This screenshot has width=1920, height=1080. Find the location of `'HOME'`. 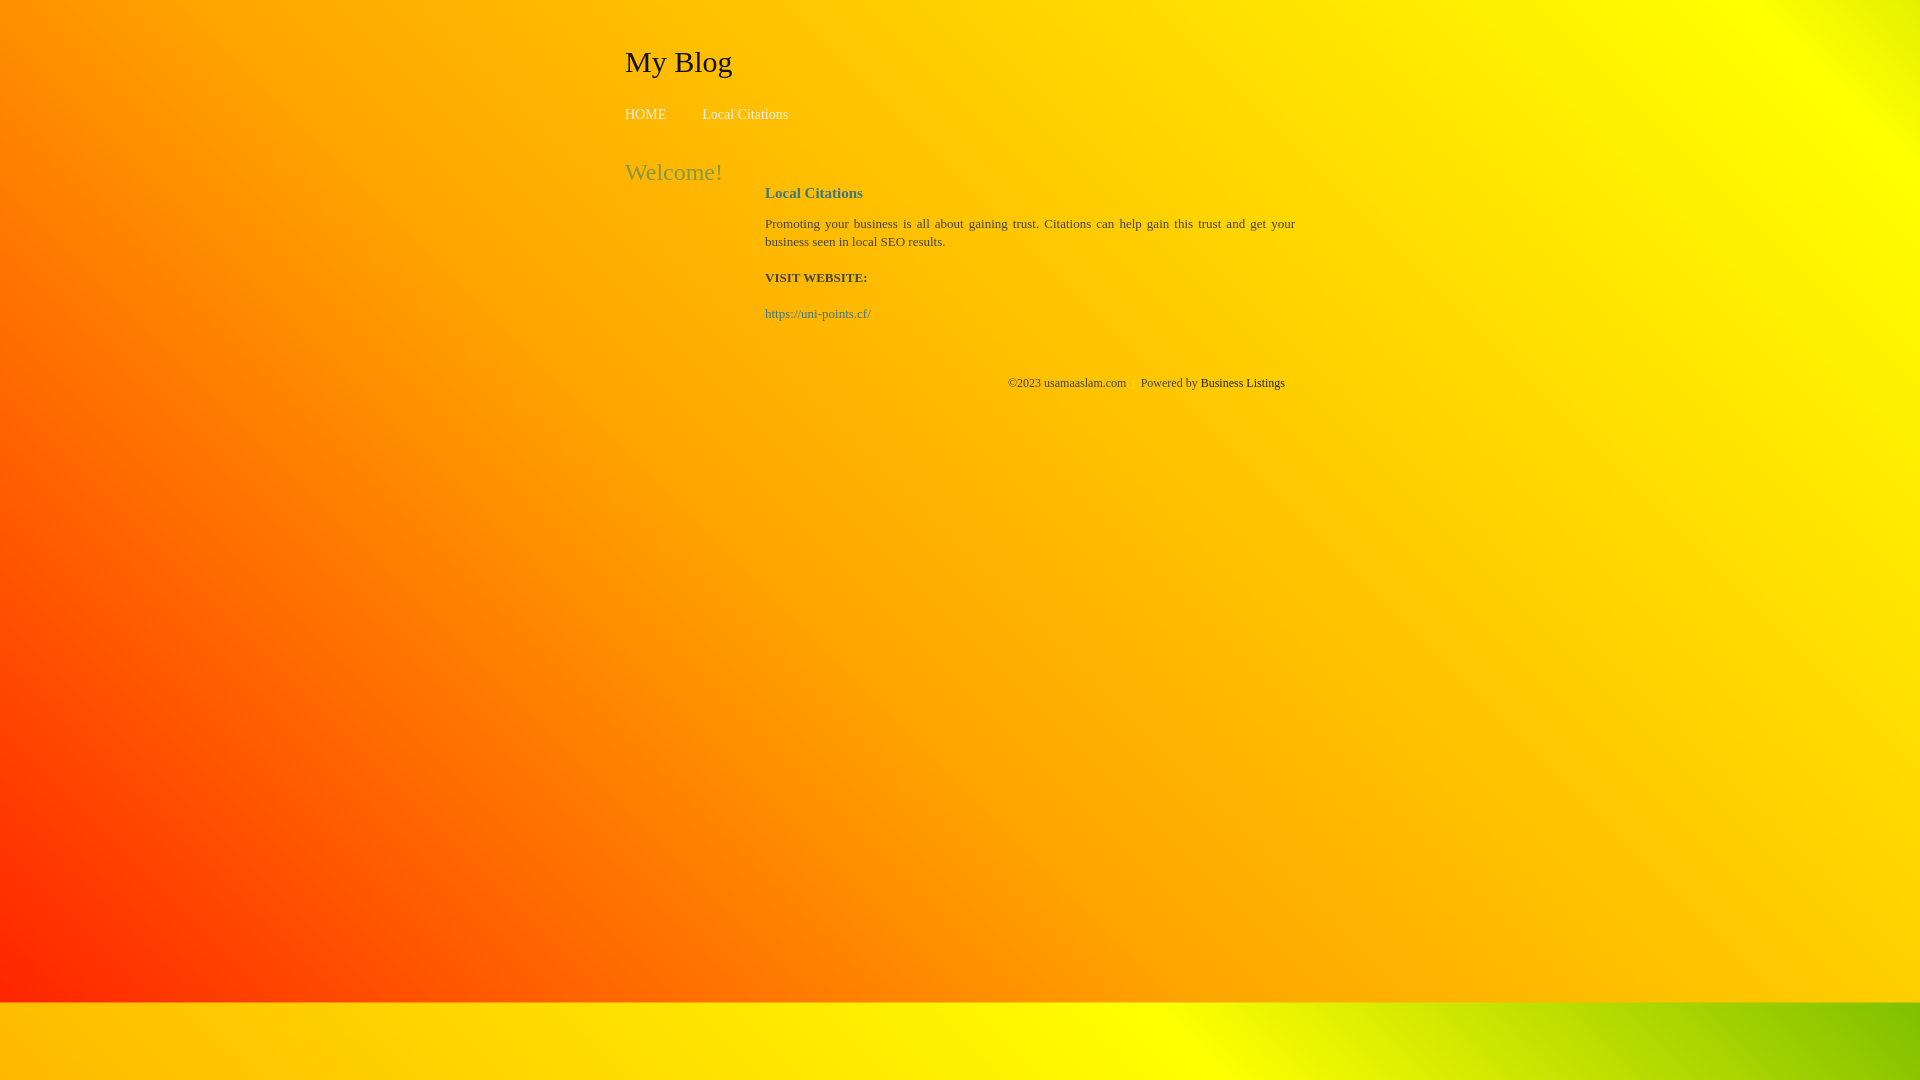

'HOME' is located at coordinates (645, 114).